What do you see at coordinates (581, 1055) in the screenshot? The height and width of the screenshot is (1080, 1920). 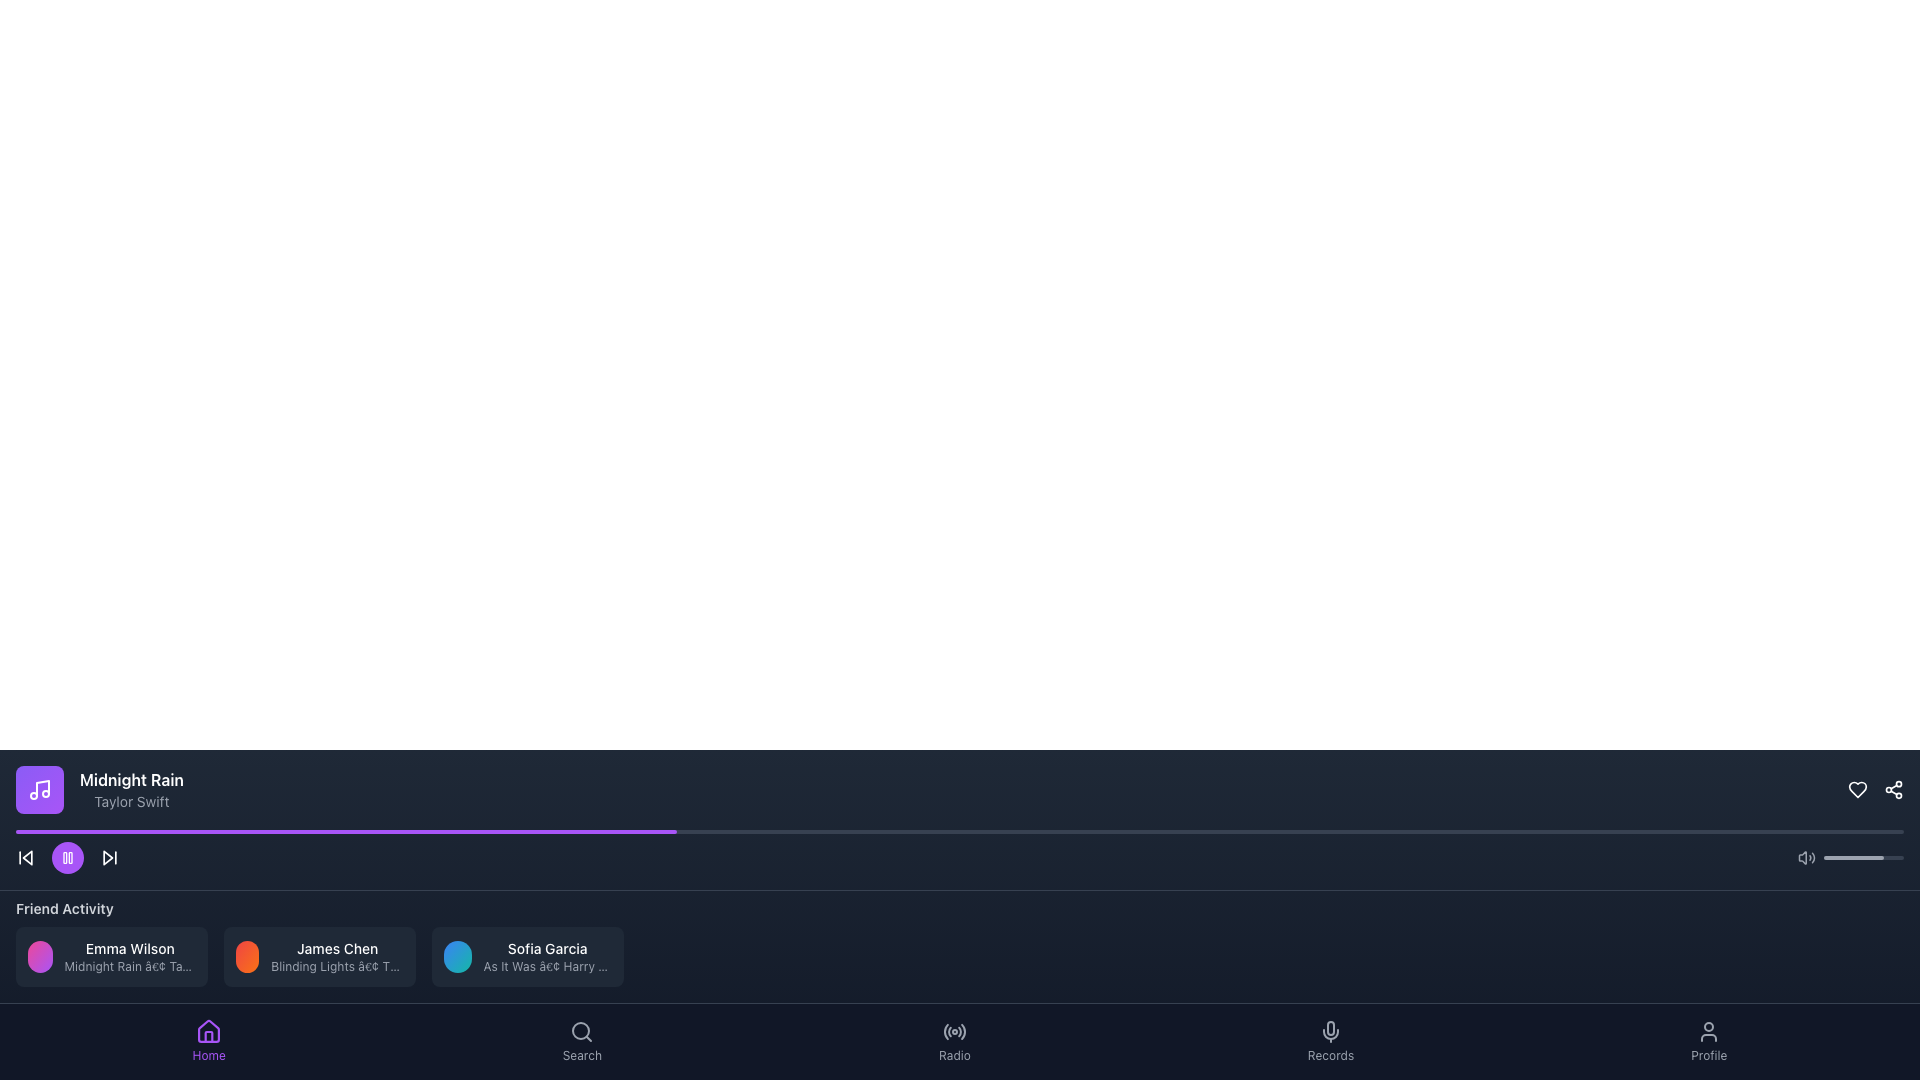 I see `the 'Search' text label located in the bottom navigation bar, which is positioned centrally beneath the magnifying glass icon` at bounding box center [581, 1055].